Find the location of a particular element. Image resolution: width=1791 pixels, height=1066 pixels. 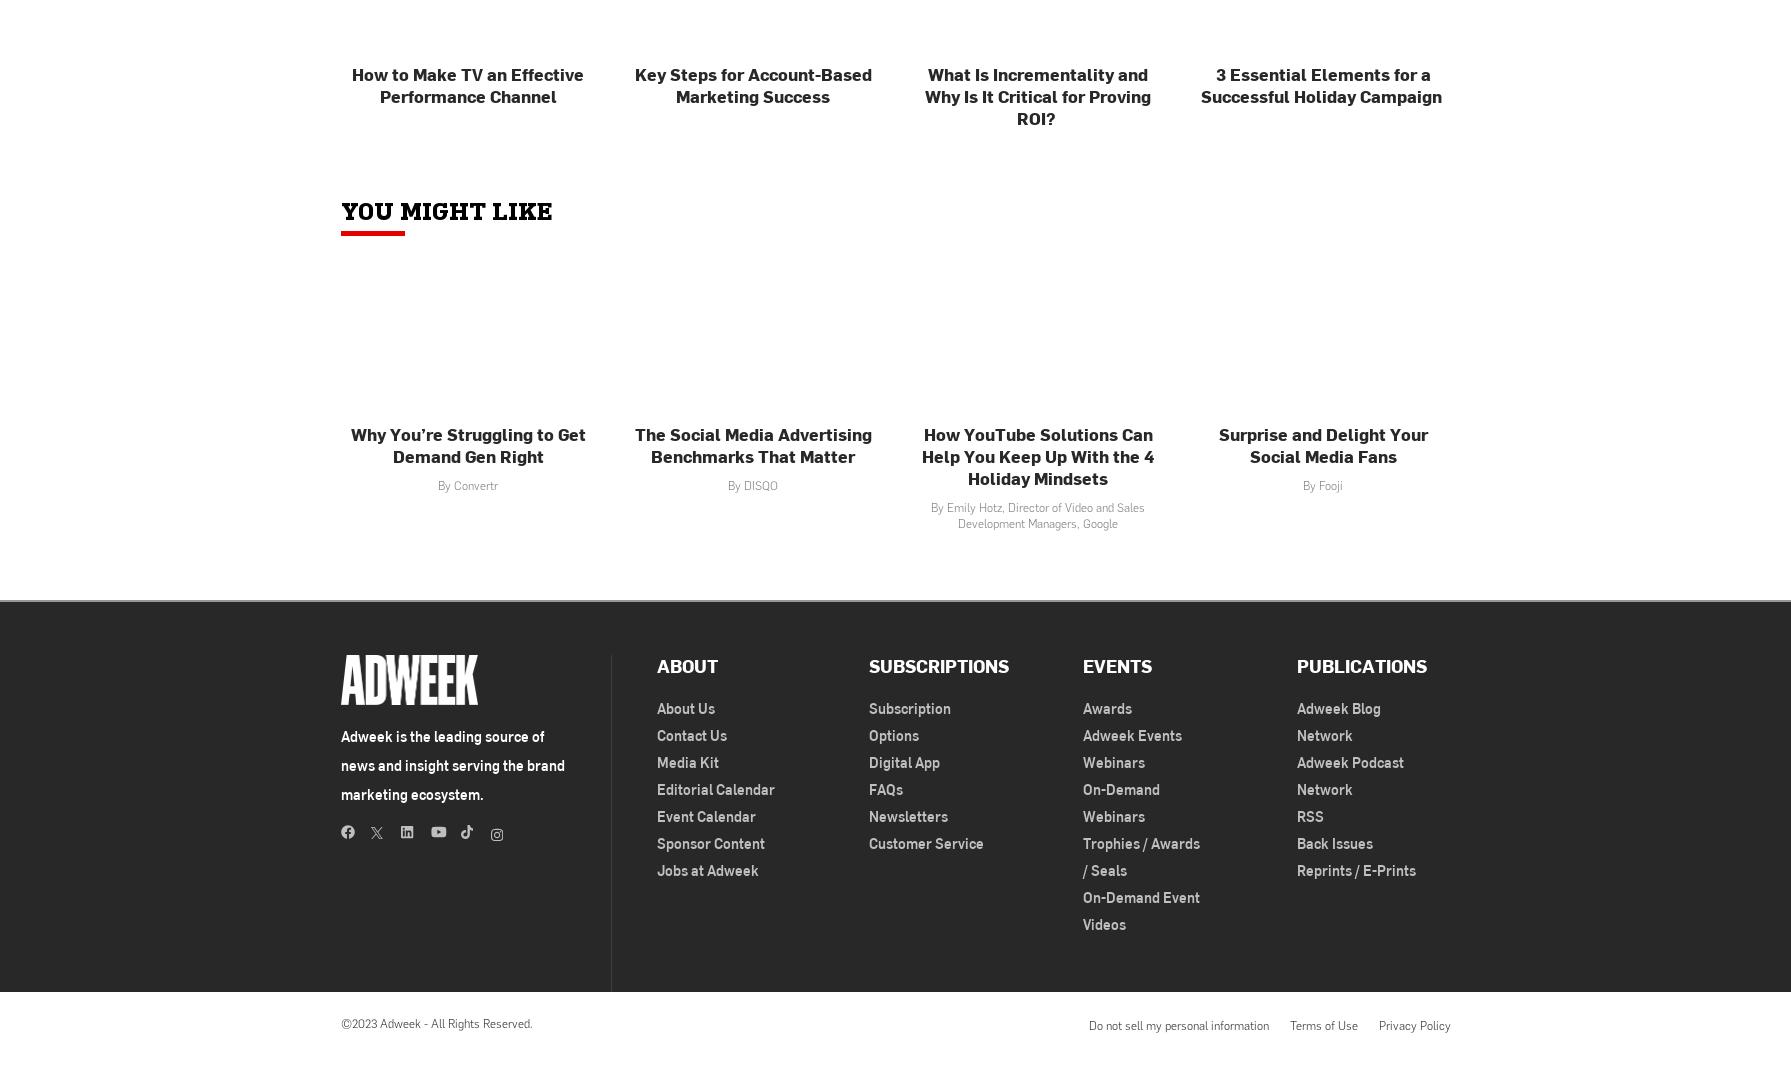

'Key Steps for Account-Based Marketing Success' is located at coordinates (634, 83).